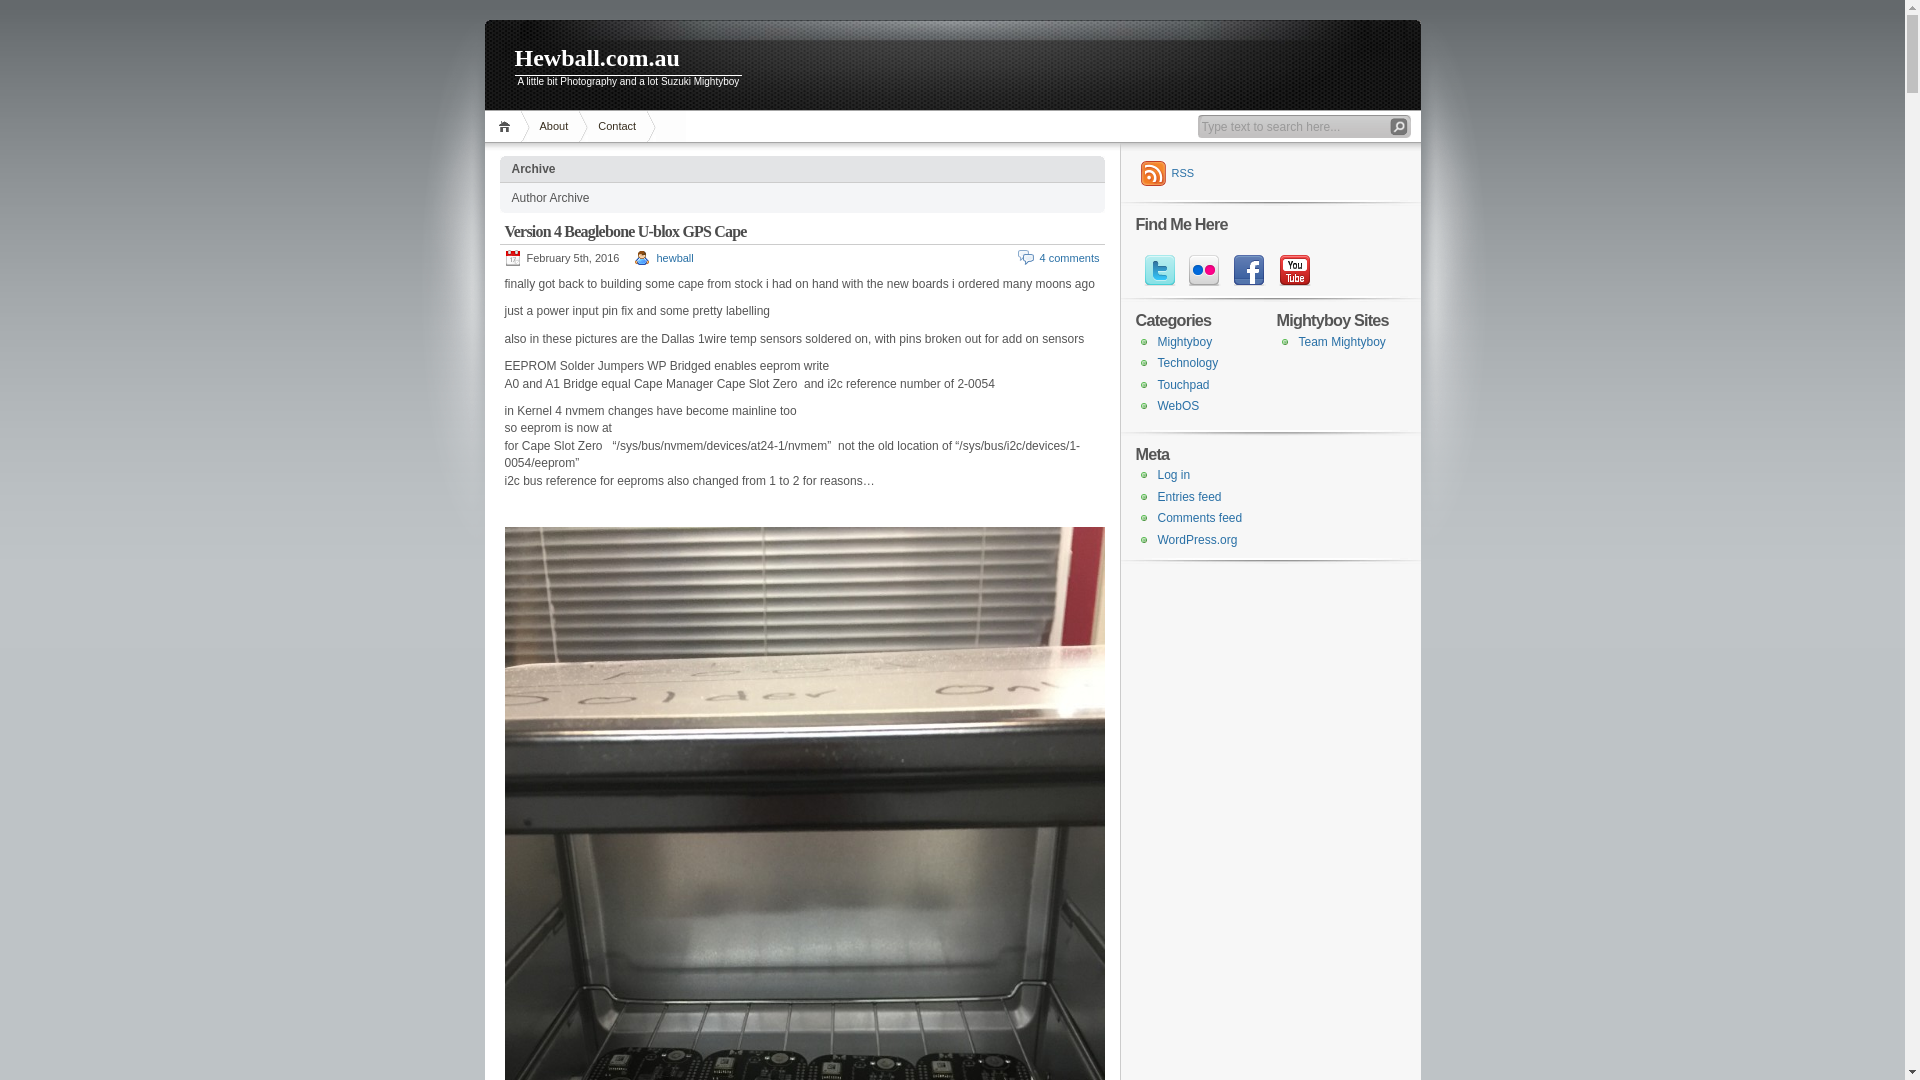 The width and height of the screenshot is (1920, 1080). What do you see at coordinates (674, 257) in the screenshot?
I see `'hewball'` at bounding box center [674, 257].